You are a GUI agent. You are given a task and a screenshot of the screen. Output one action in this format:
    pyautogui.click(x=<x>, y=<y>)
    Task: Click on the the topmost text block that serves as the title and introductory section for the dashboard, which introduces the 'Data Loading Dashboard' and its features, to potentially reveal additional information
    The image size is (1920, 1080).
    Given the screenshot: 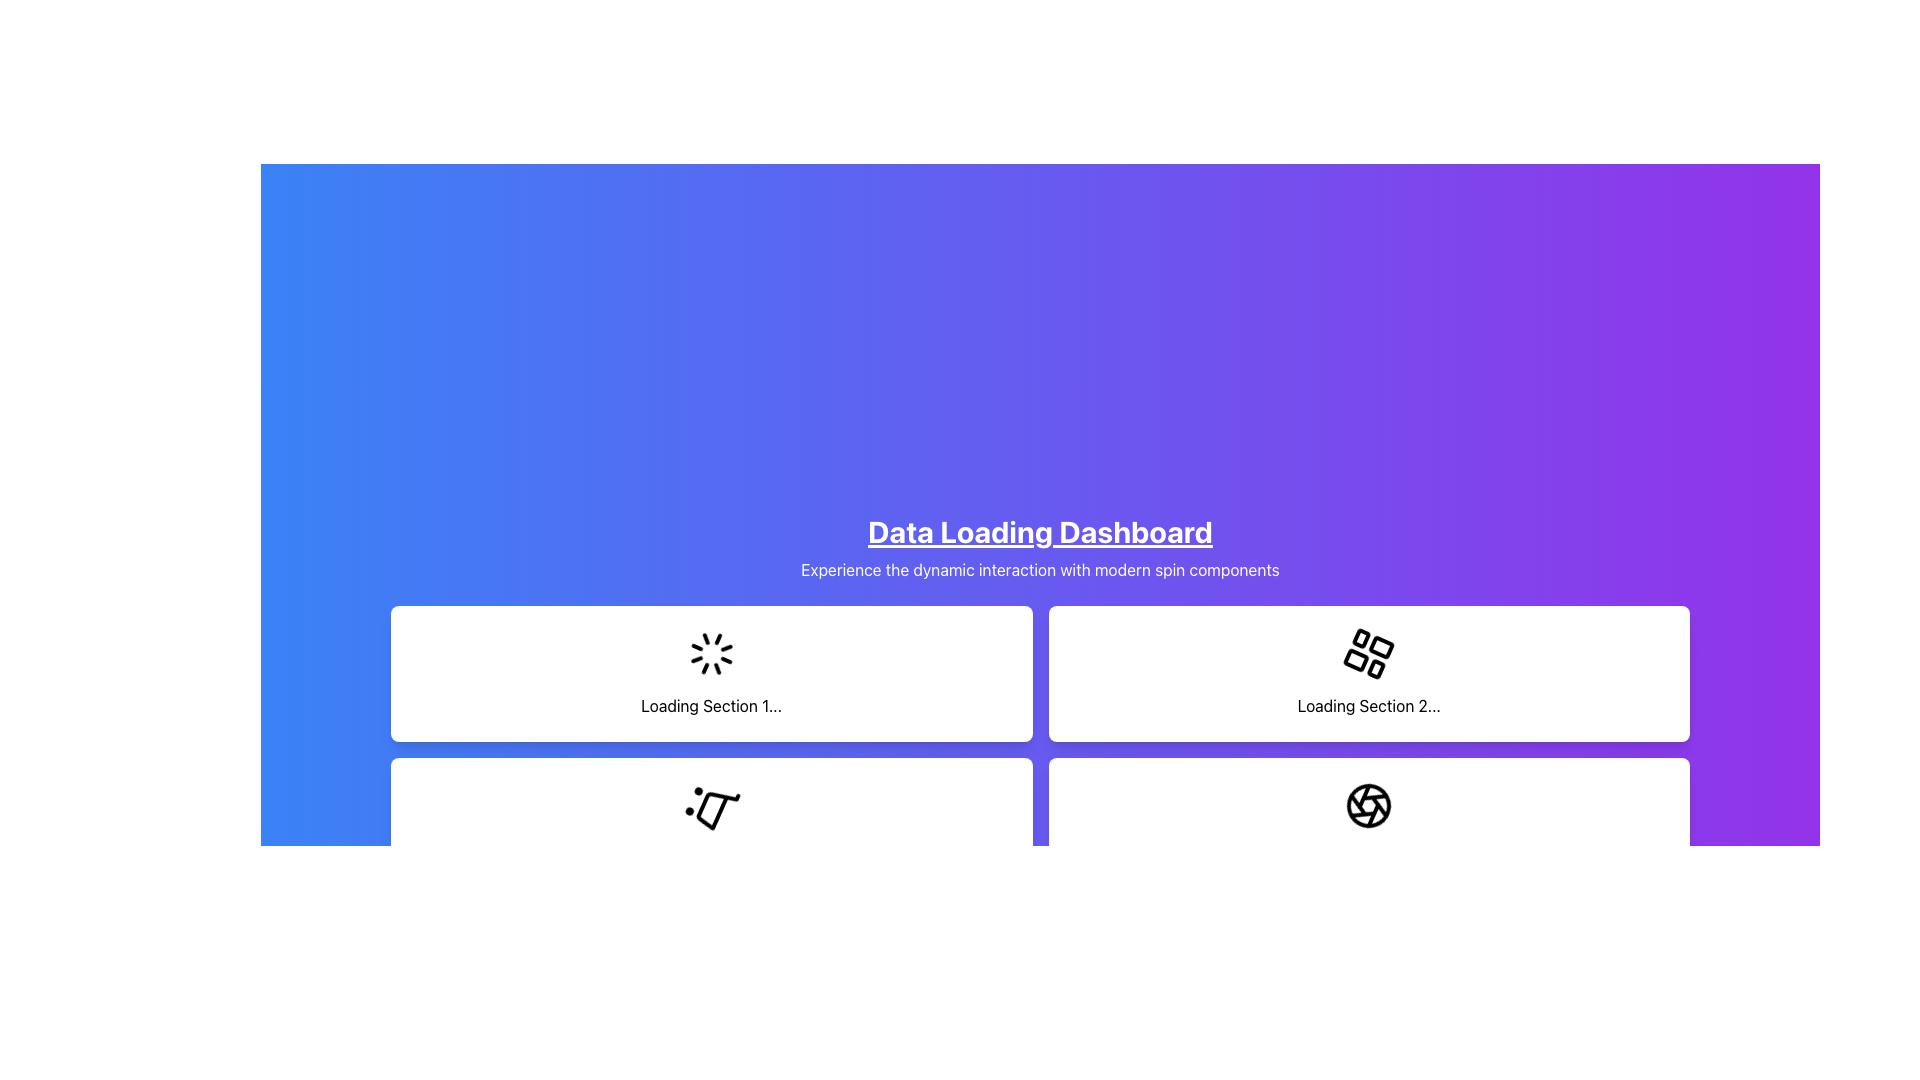 What is the action you would take?
    pyautogui.click(x=1040, y=547)
    